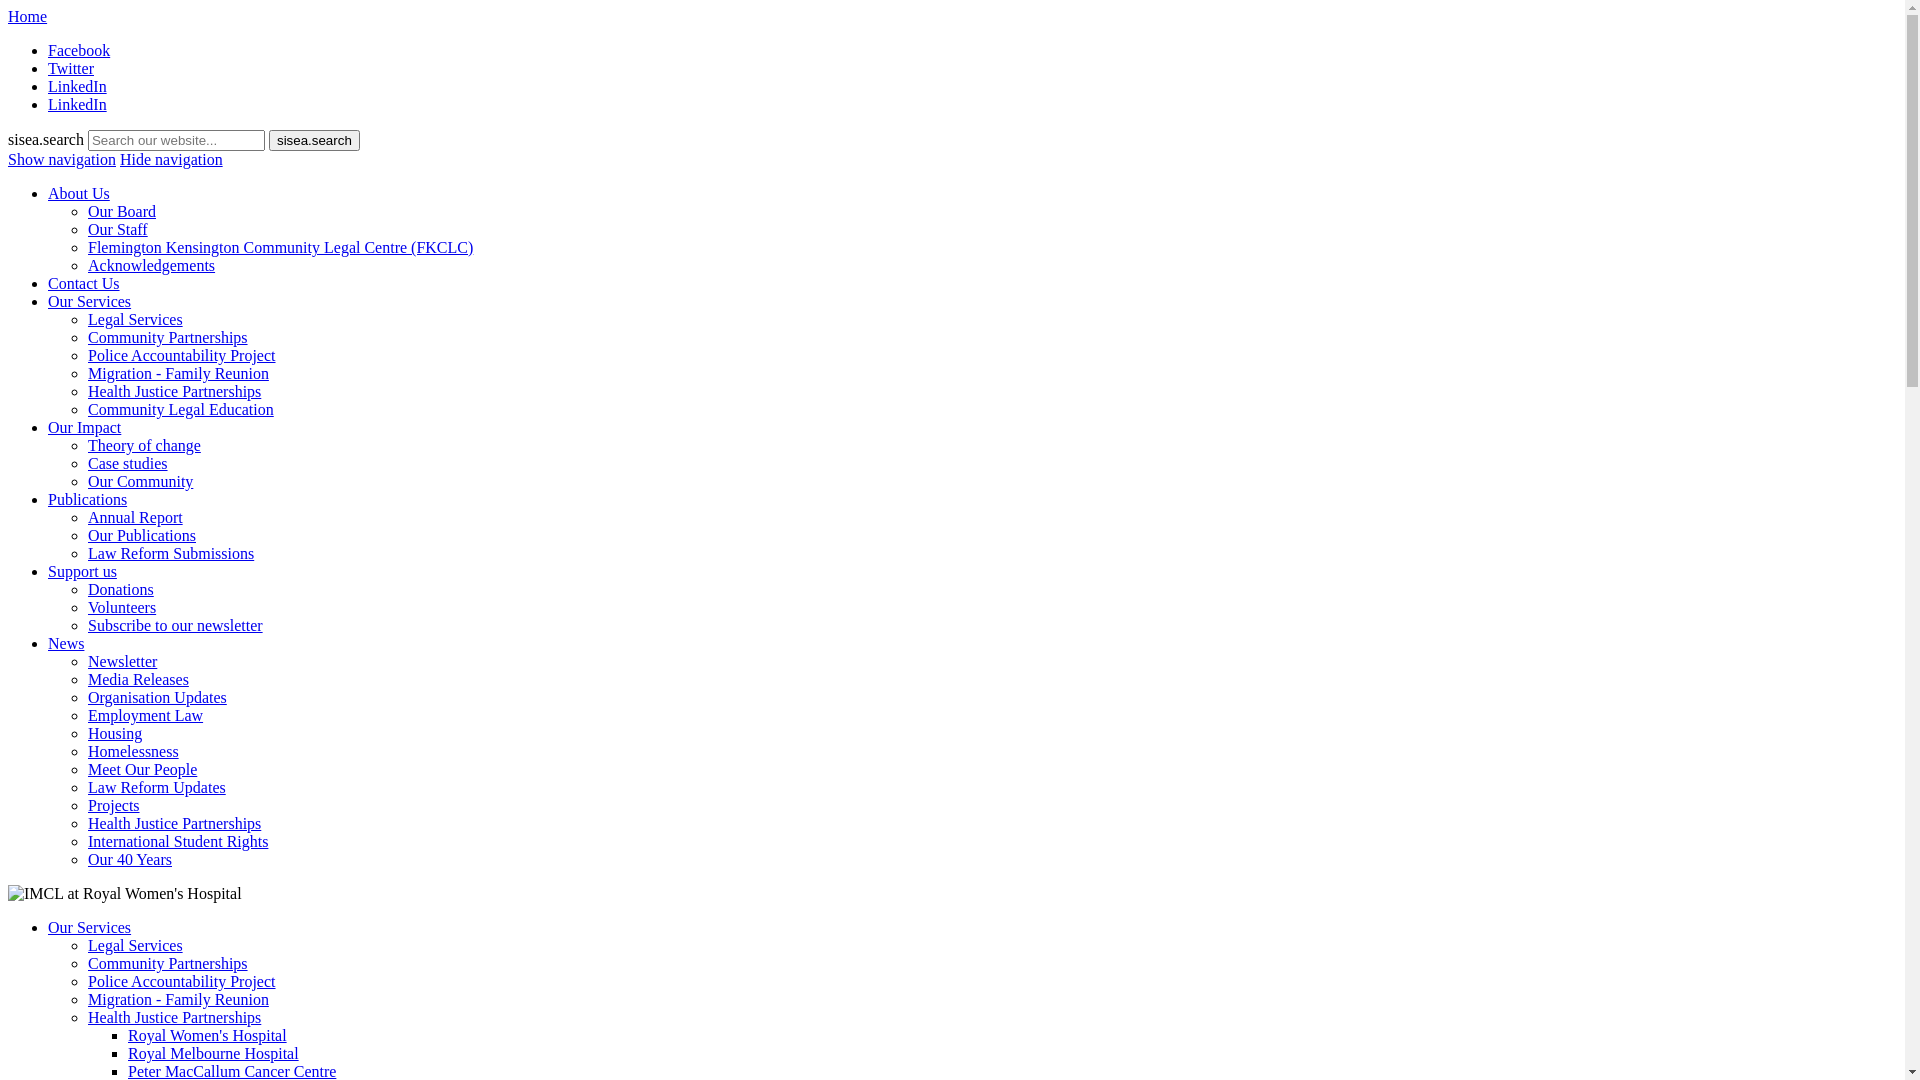 The height and width of the screenshot is (1080, 1920). Describe the element at coordinates (86, 318) in the screenshot. I see `'Legal Services'` at that location.